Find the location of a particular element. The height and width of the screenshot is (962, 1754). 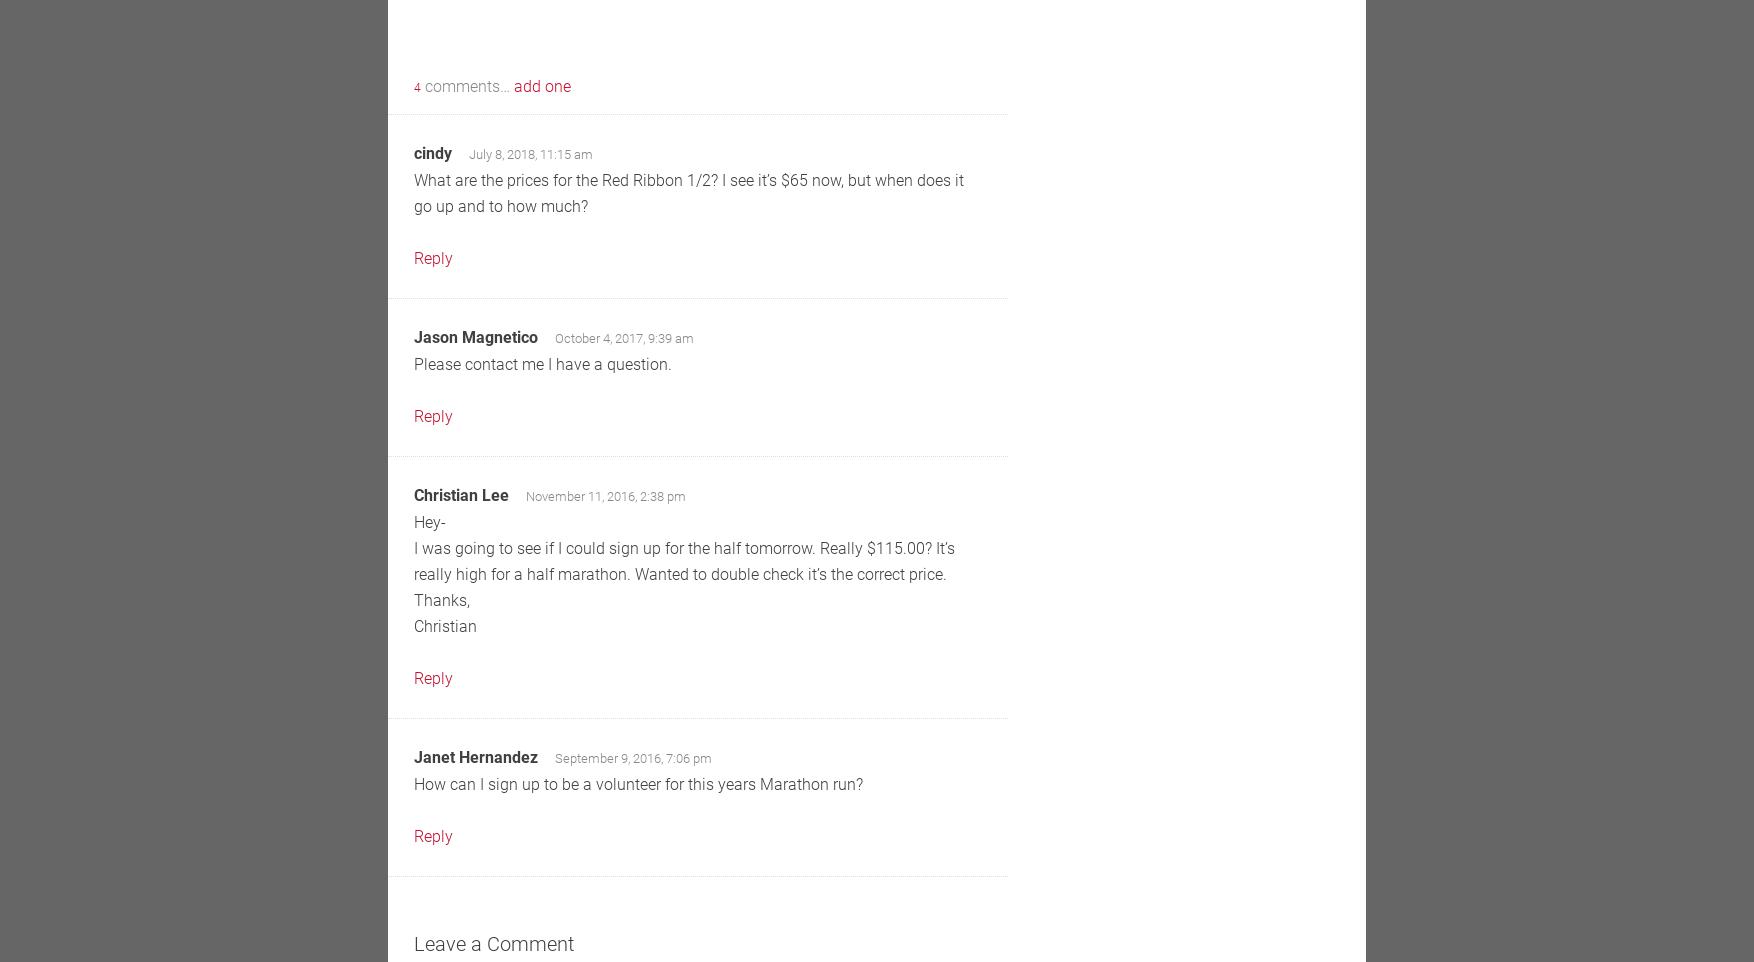

'September 9, 2016, 7:06 pm' is located at coordinates (632, 758).